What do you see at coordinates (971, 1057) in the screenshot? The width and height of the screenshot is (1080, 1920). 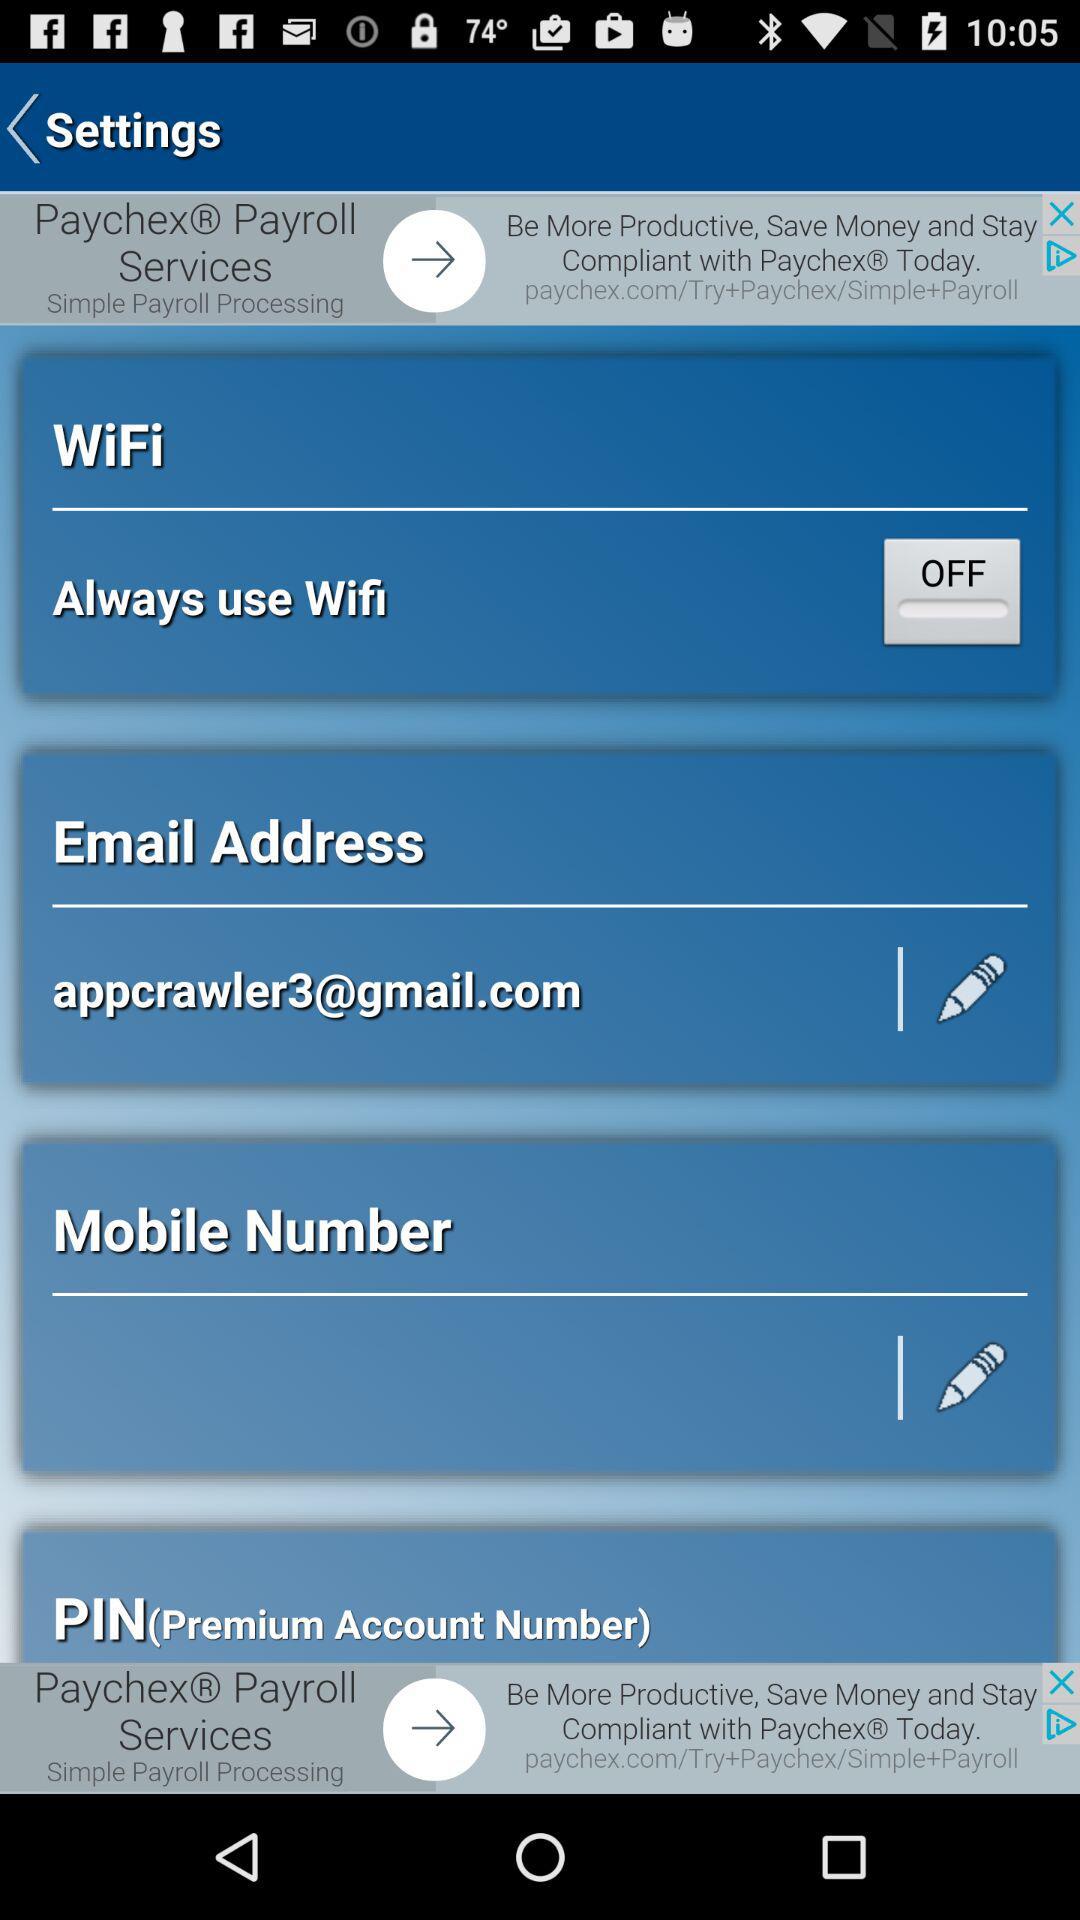 I see `the edit icon` at bounding box center [971, 1057].